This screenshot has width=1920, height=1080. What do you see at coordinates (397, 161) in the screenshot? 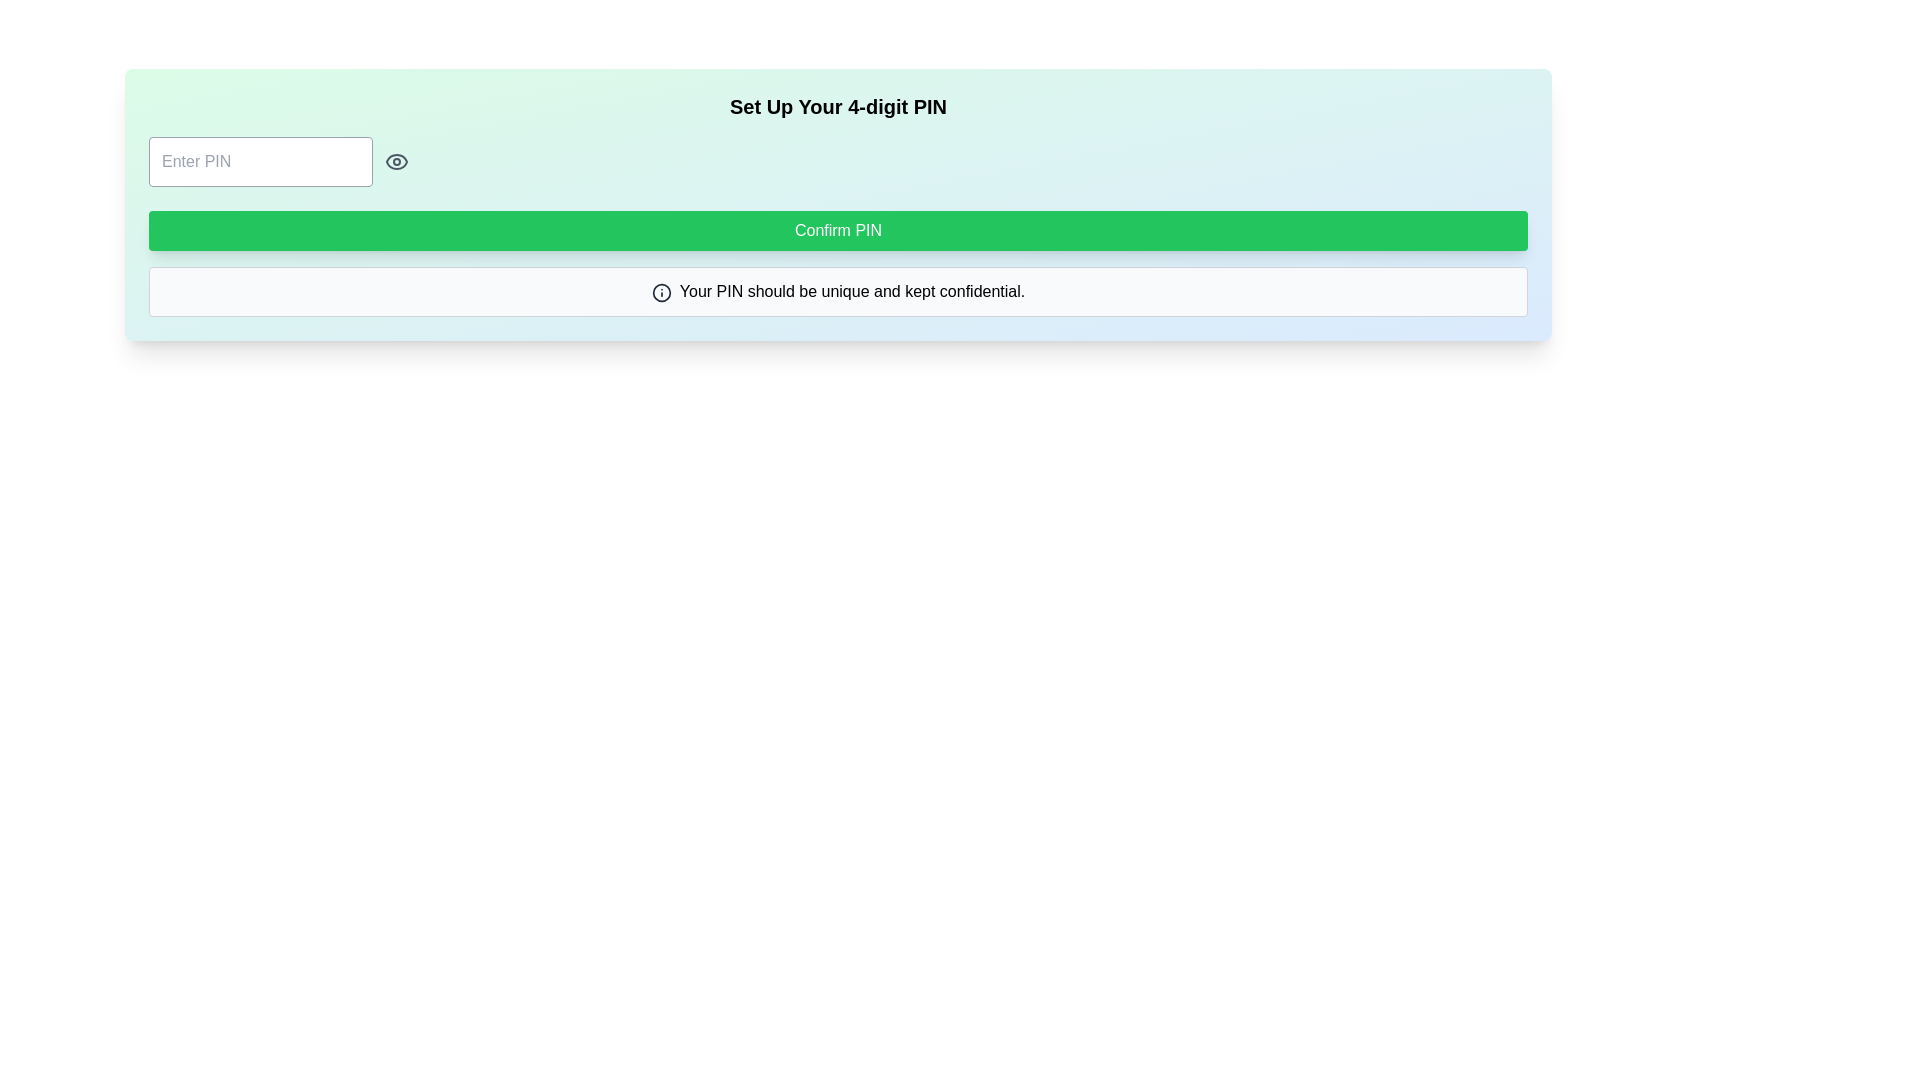
I see `the eye icon button next to the 'Enter PIN' input field` at bounding box center [397, 161].